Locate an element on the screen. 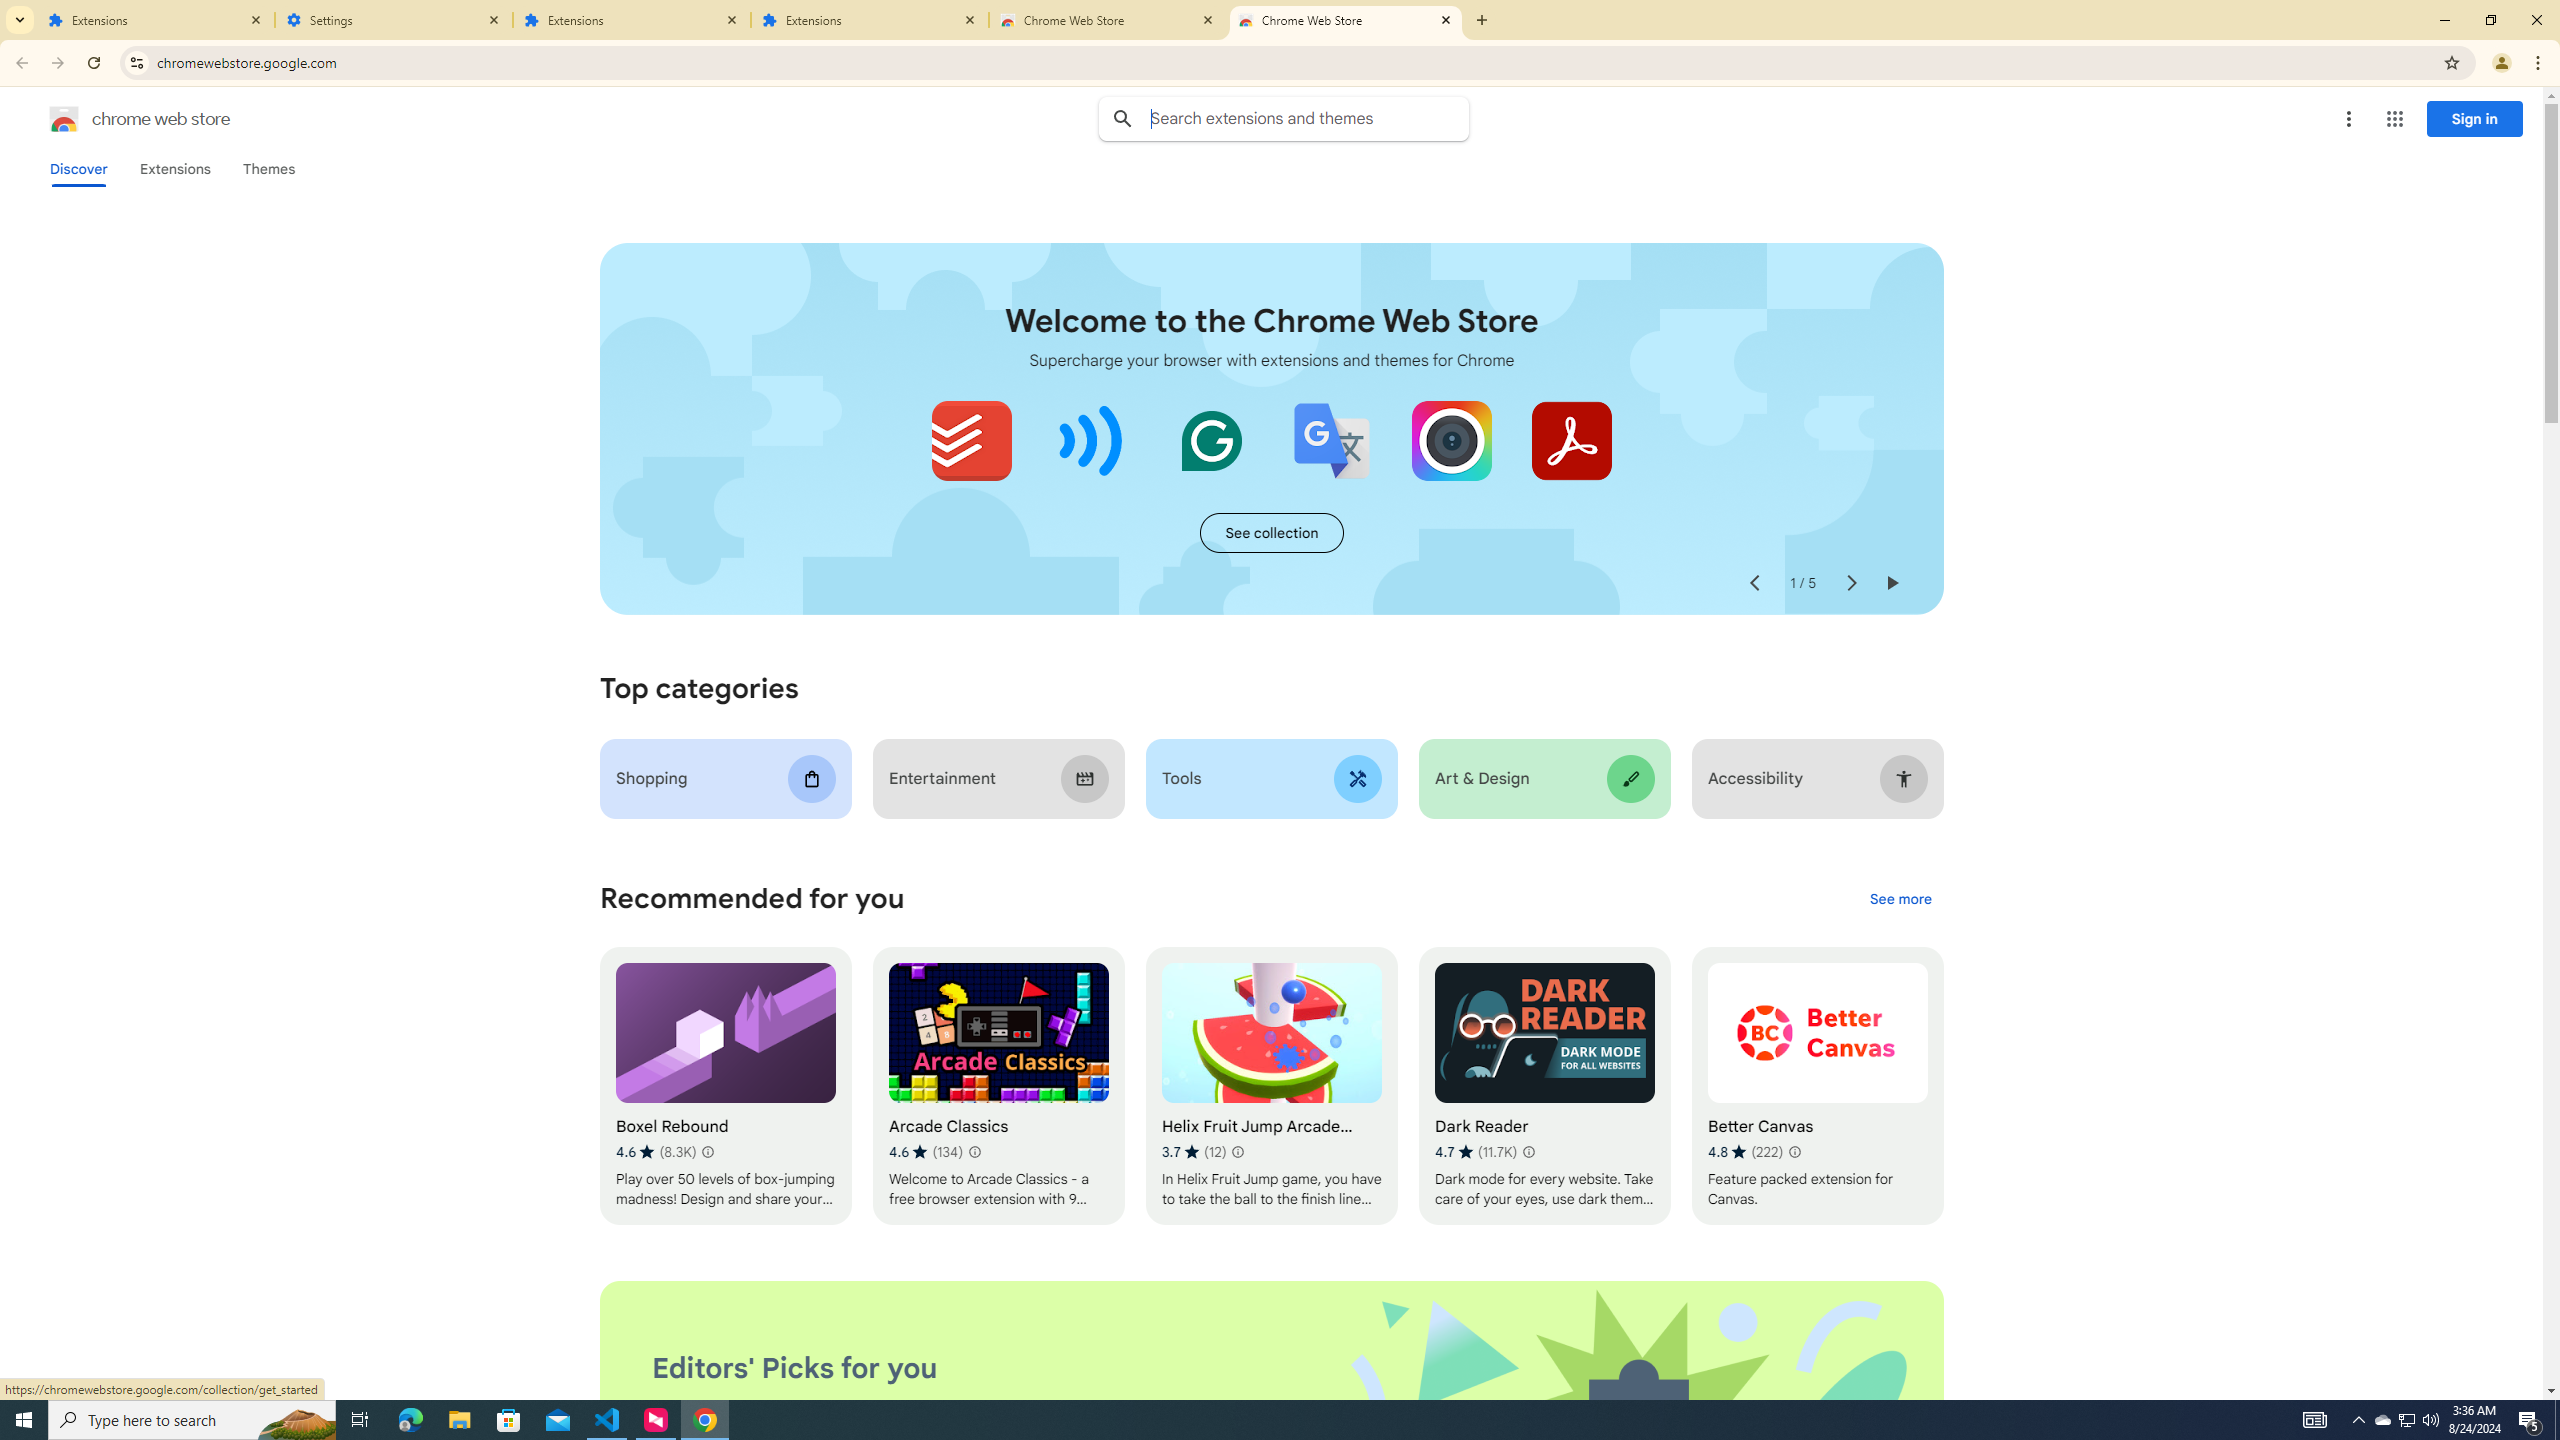 The image size is (2560, 1440). 'Learn more about results and reviews "Dark Reader"' is located at coordinates (1528, 1152).